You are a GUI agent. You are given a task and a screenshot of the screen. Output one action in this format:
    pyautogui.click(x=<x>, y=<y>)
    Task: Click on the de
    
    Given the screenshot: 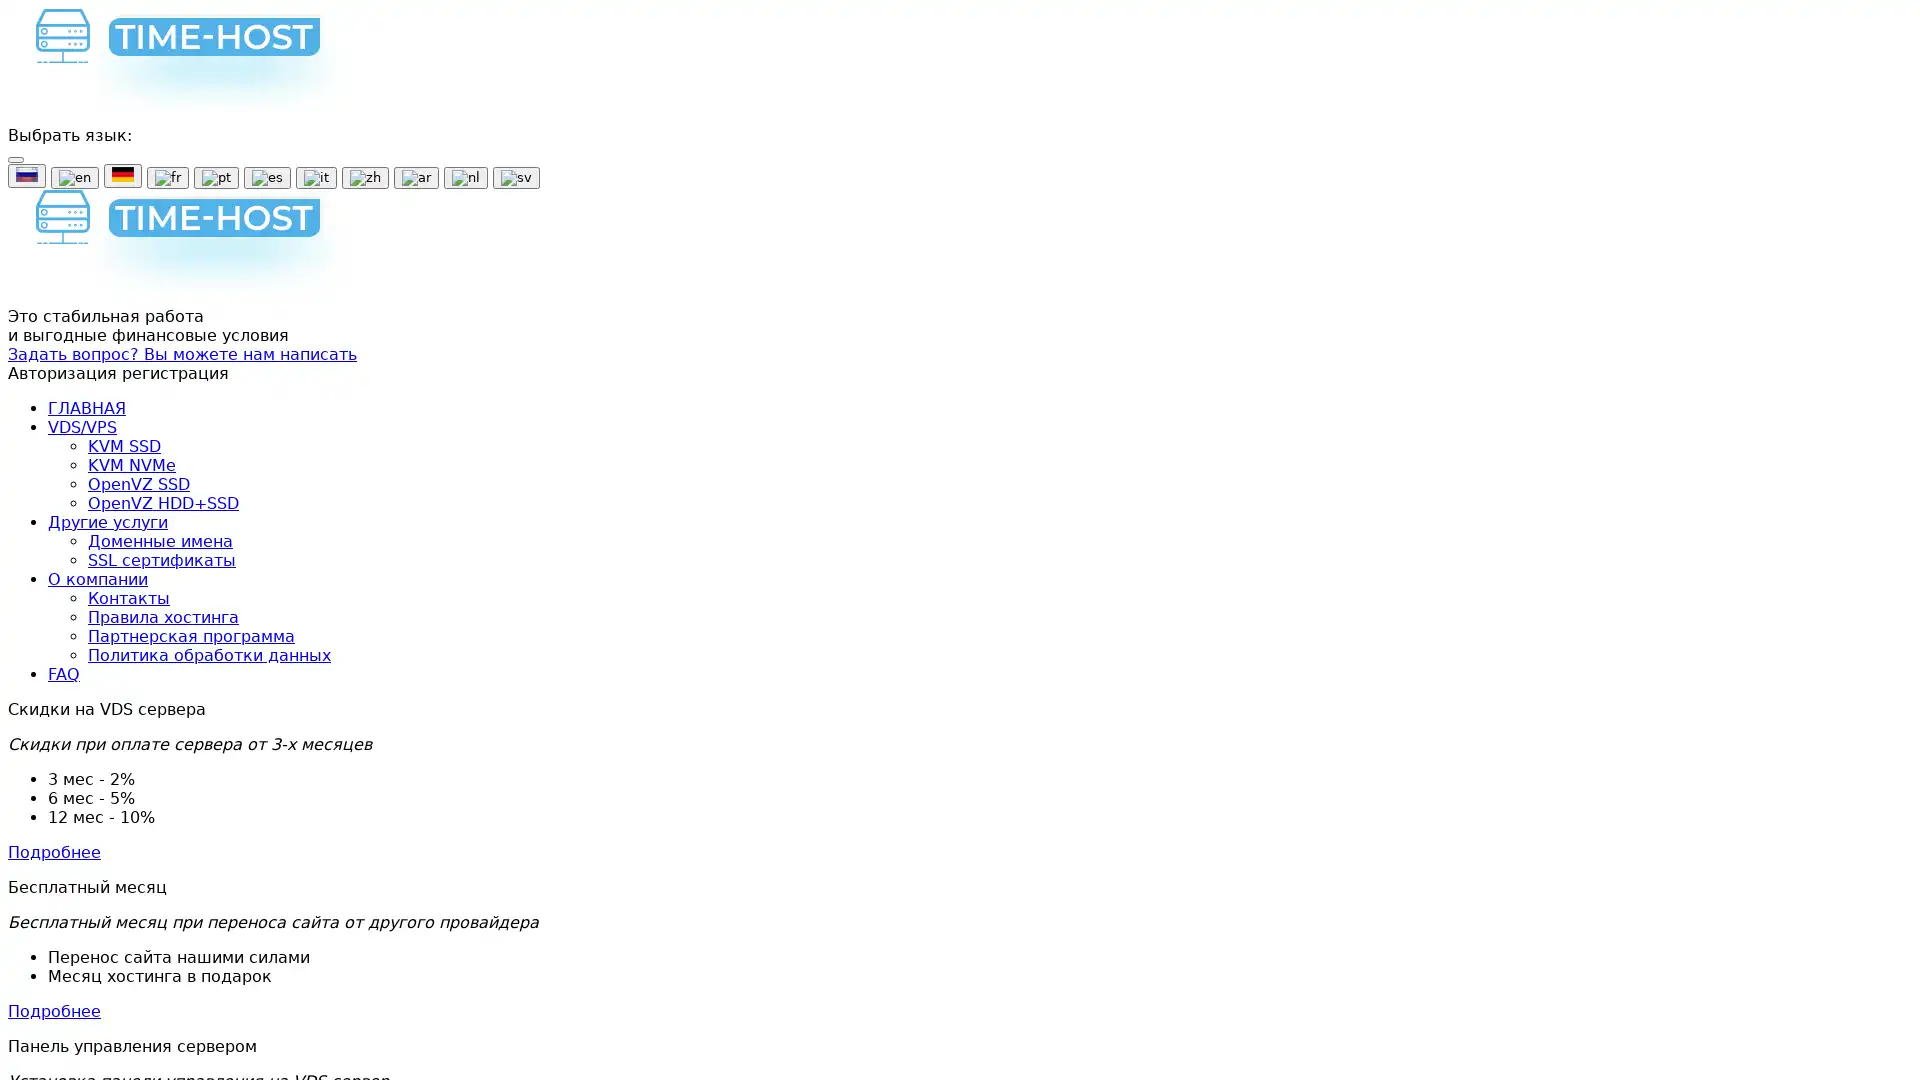 What is the action you would take?
    pyautogui.click(x=122, y=175)
    